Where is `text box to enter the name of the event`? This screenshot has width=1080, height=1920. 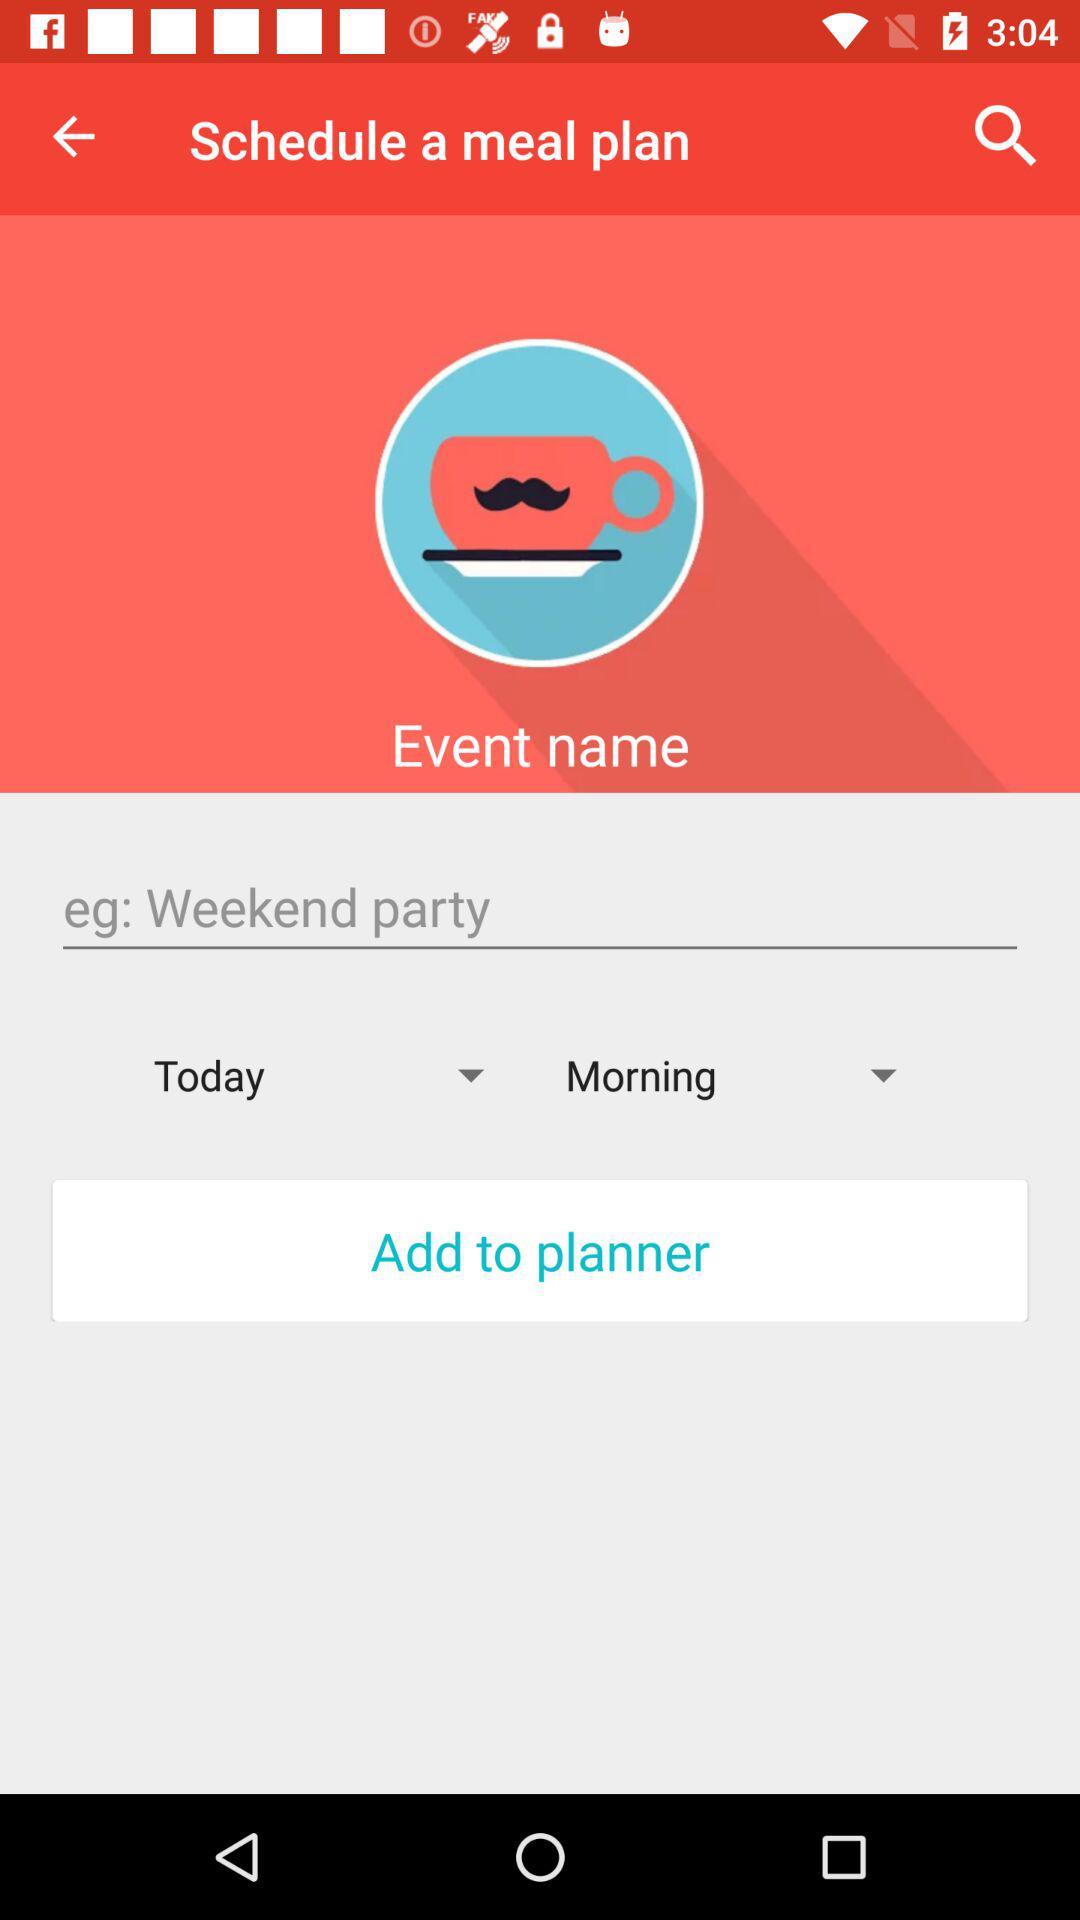
text box to enter the name of the event is located at coordinates (540, 906).